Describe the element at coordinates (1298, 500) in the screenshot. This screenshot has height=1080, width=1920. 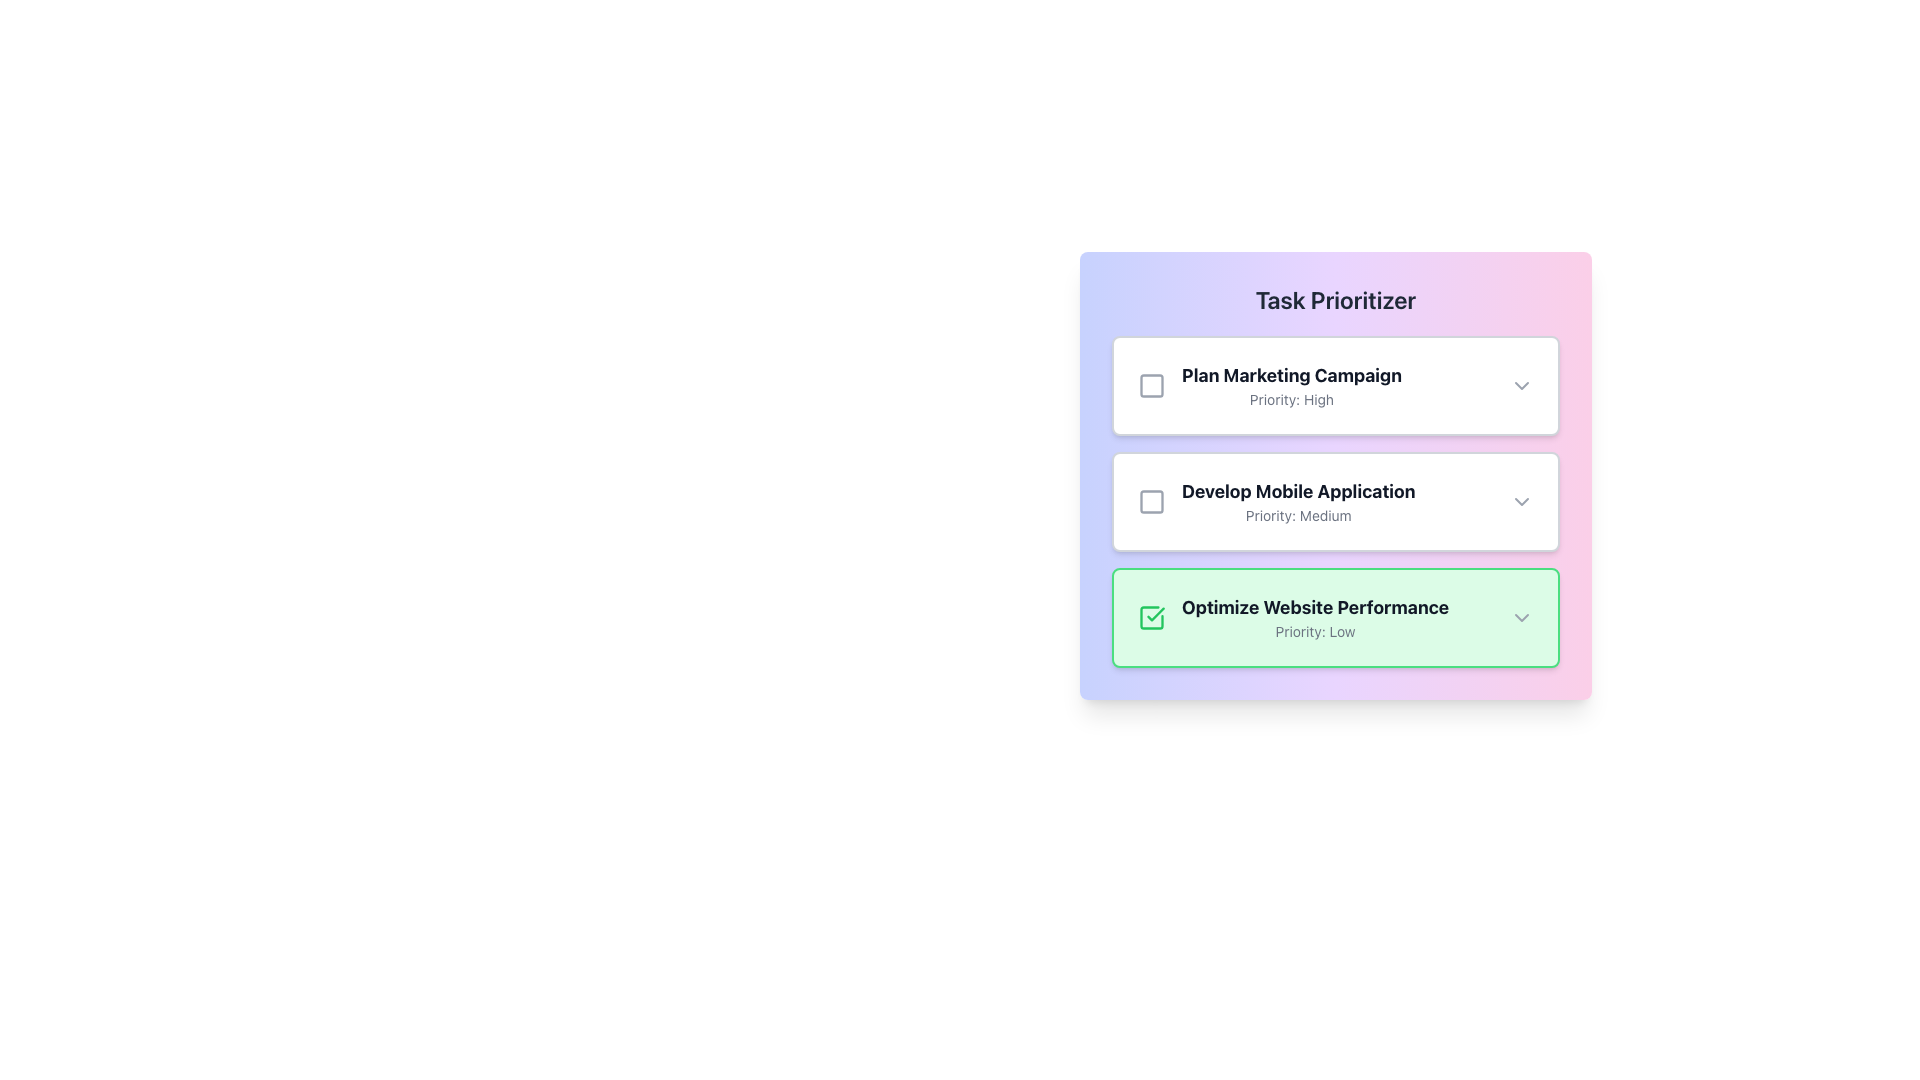
I see `the second task entry in the task prioritization interface that displays the task title and its associated priority level` at that location.